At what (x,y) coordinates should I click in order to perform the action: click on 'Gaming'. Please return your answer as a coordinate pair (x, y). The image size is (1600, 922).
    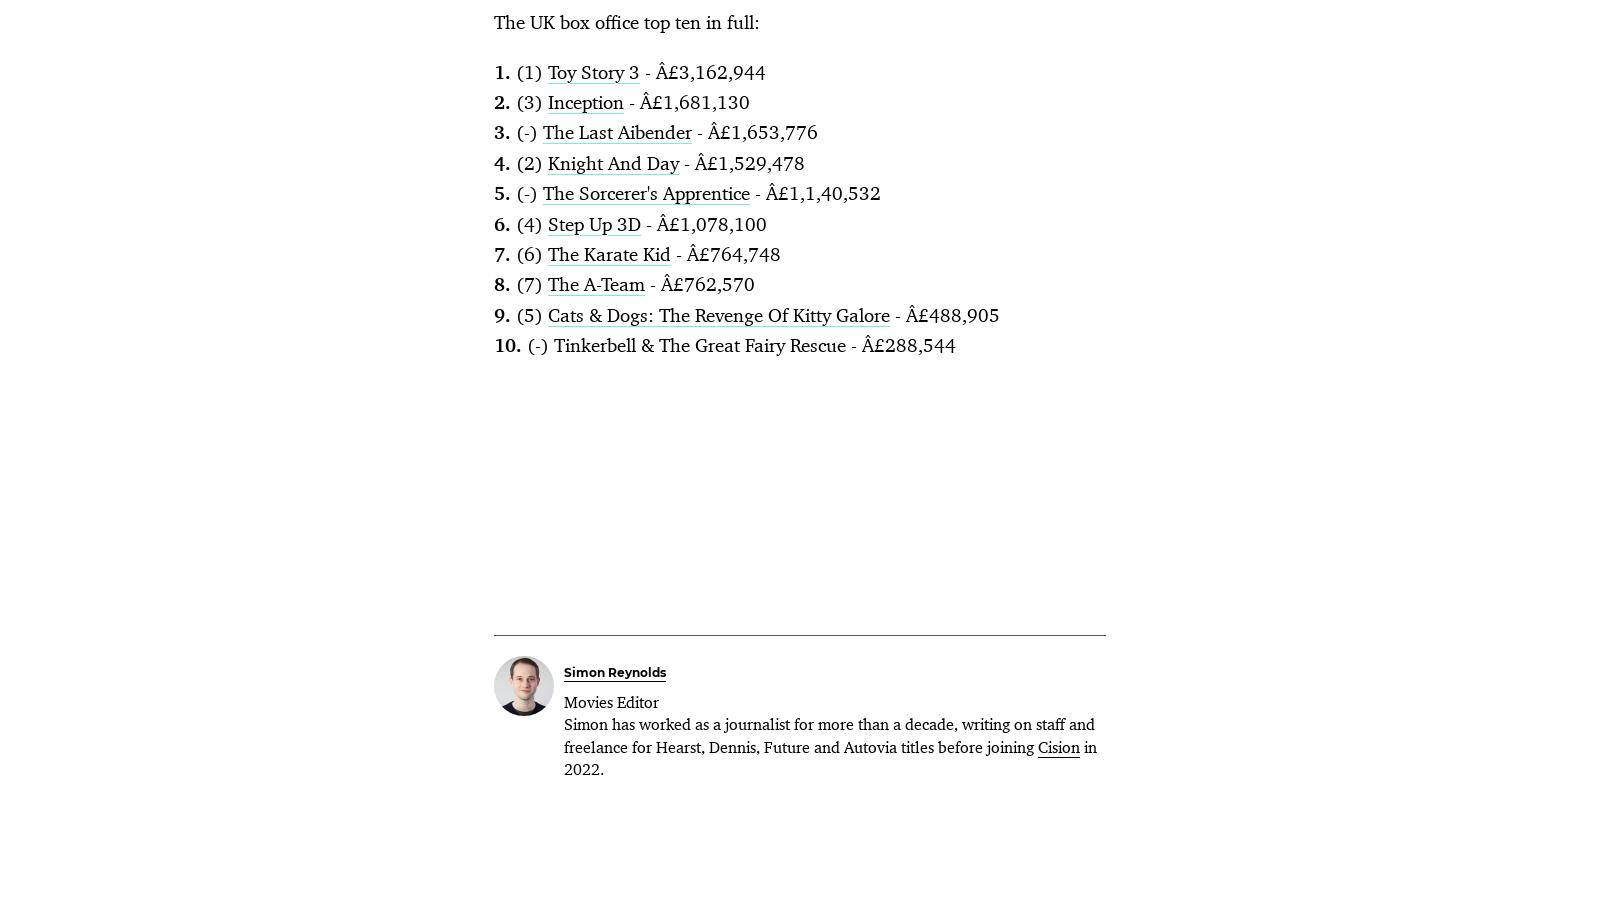
    Looking at the image, I should click on (1104, 283).